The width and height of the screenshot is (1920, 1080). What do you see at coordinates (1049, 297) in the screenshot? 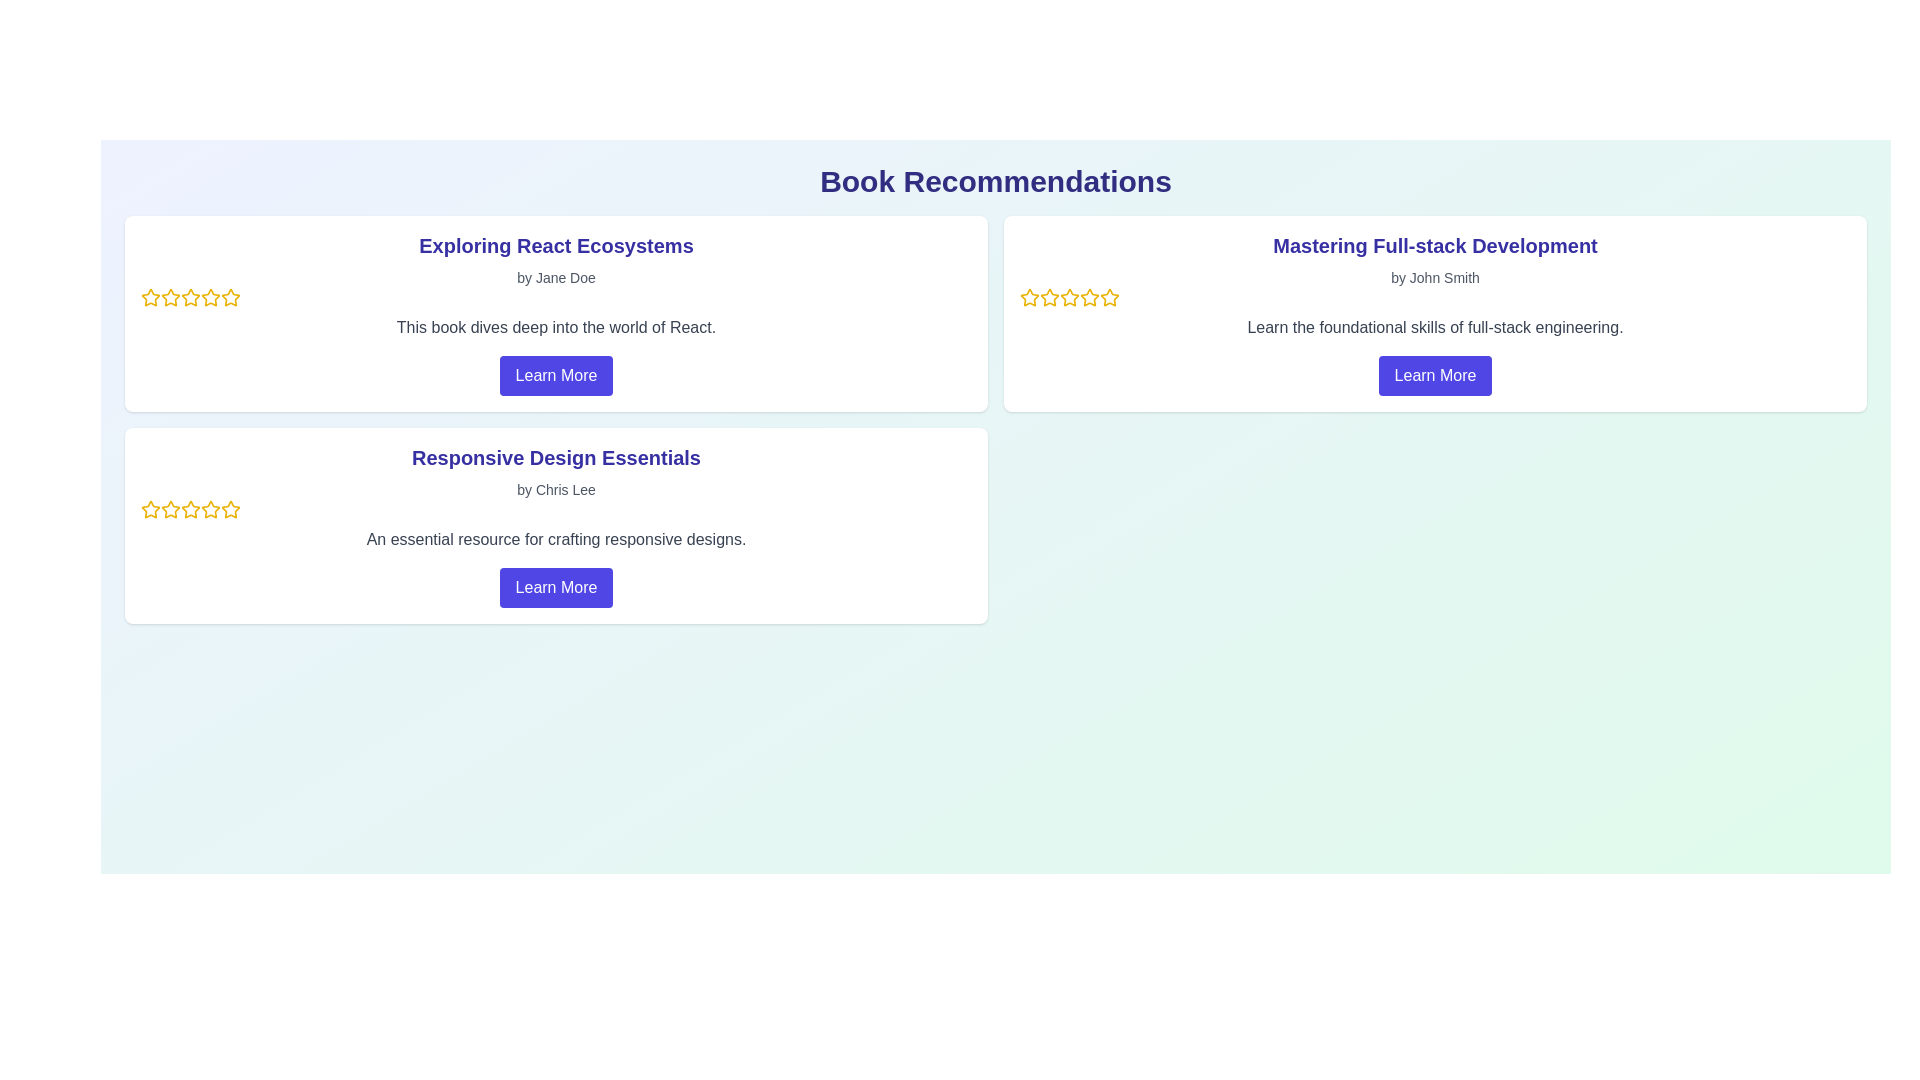
I see `the second star icon in the rating bar for 'Mastering Full-stack Development' located in the upper right portion of the layout` at bounding box center [1049, 297].